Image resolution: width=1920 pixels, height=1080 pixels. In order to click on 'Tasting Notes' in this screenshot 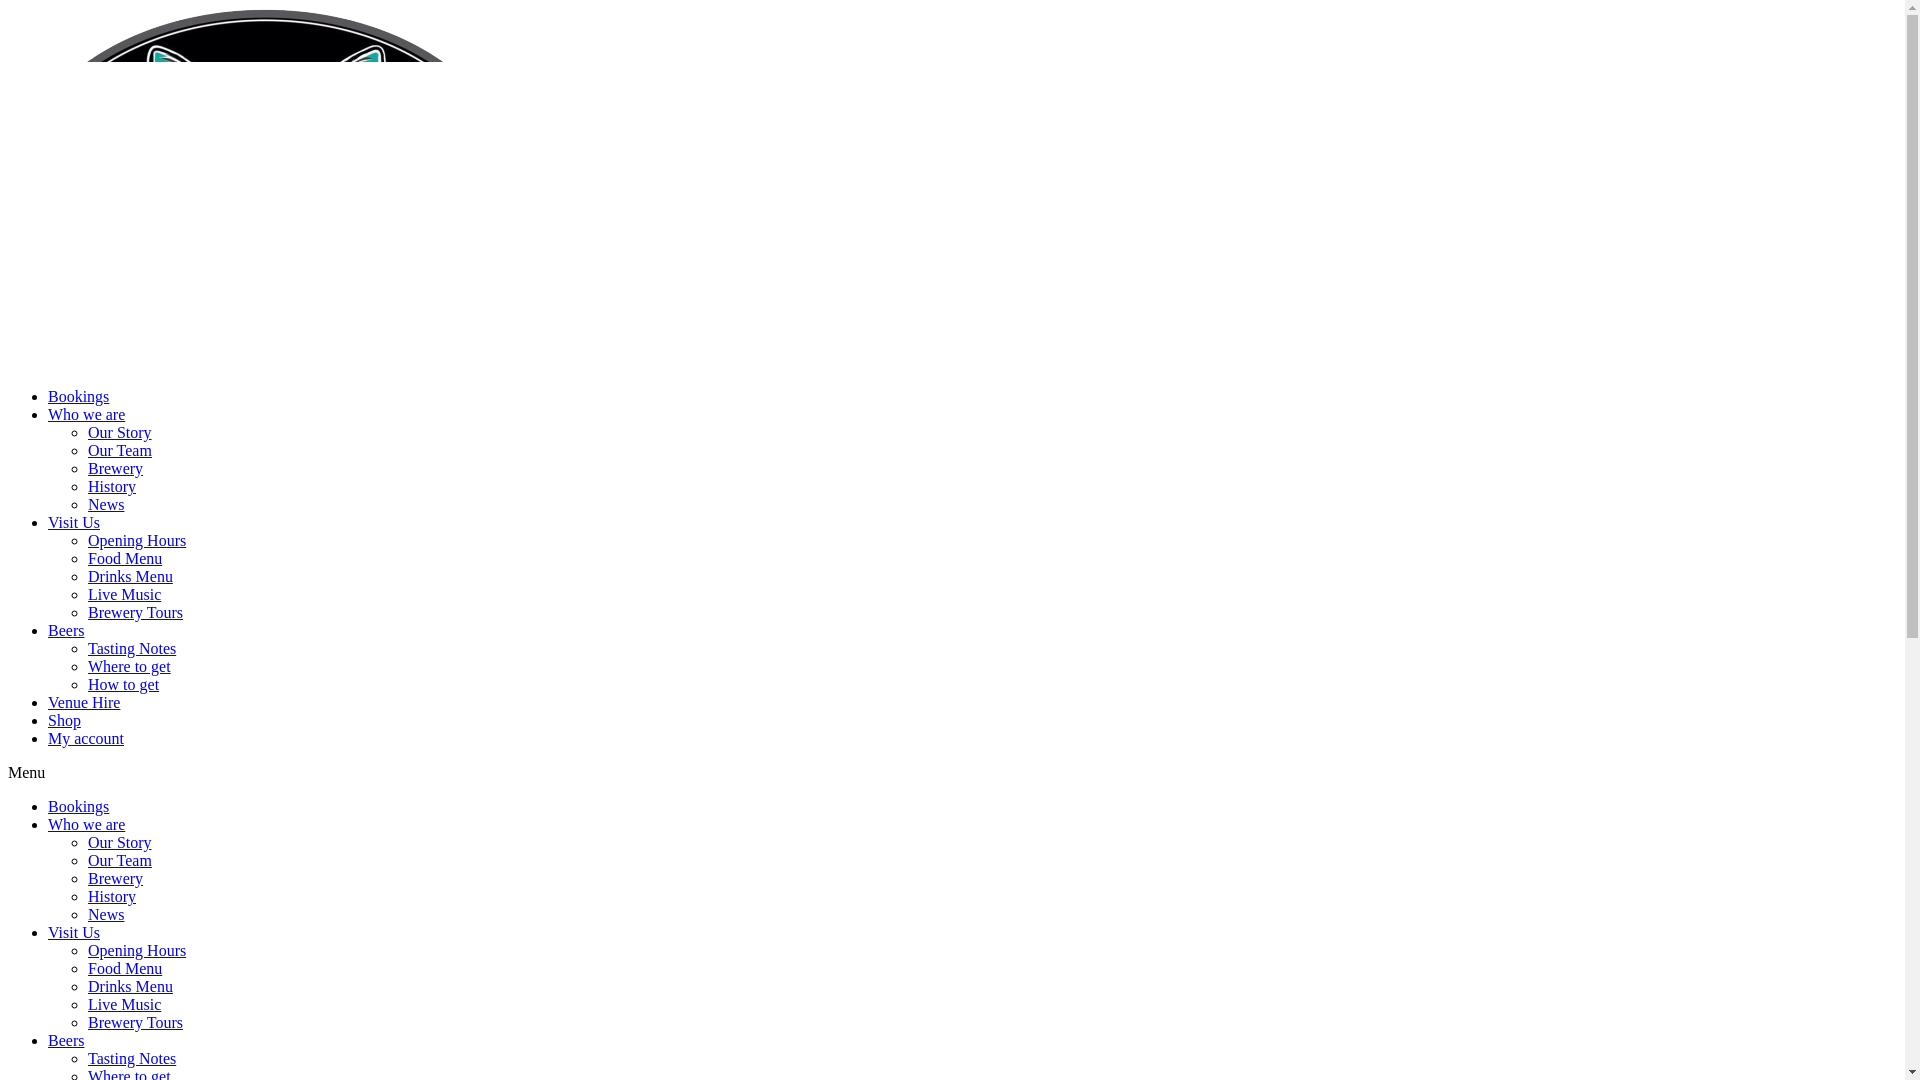, I will do `click(86, 648)`.